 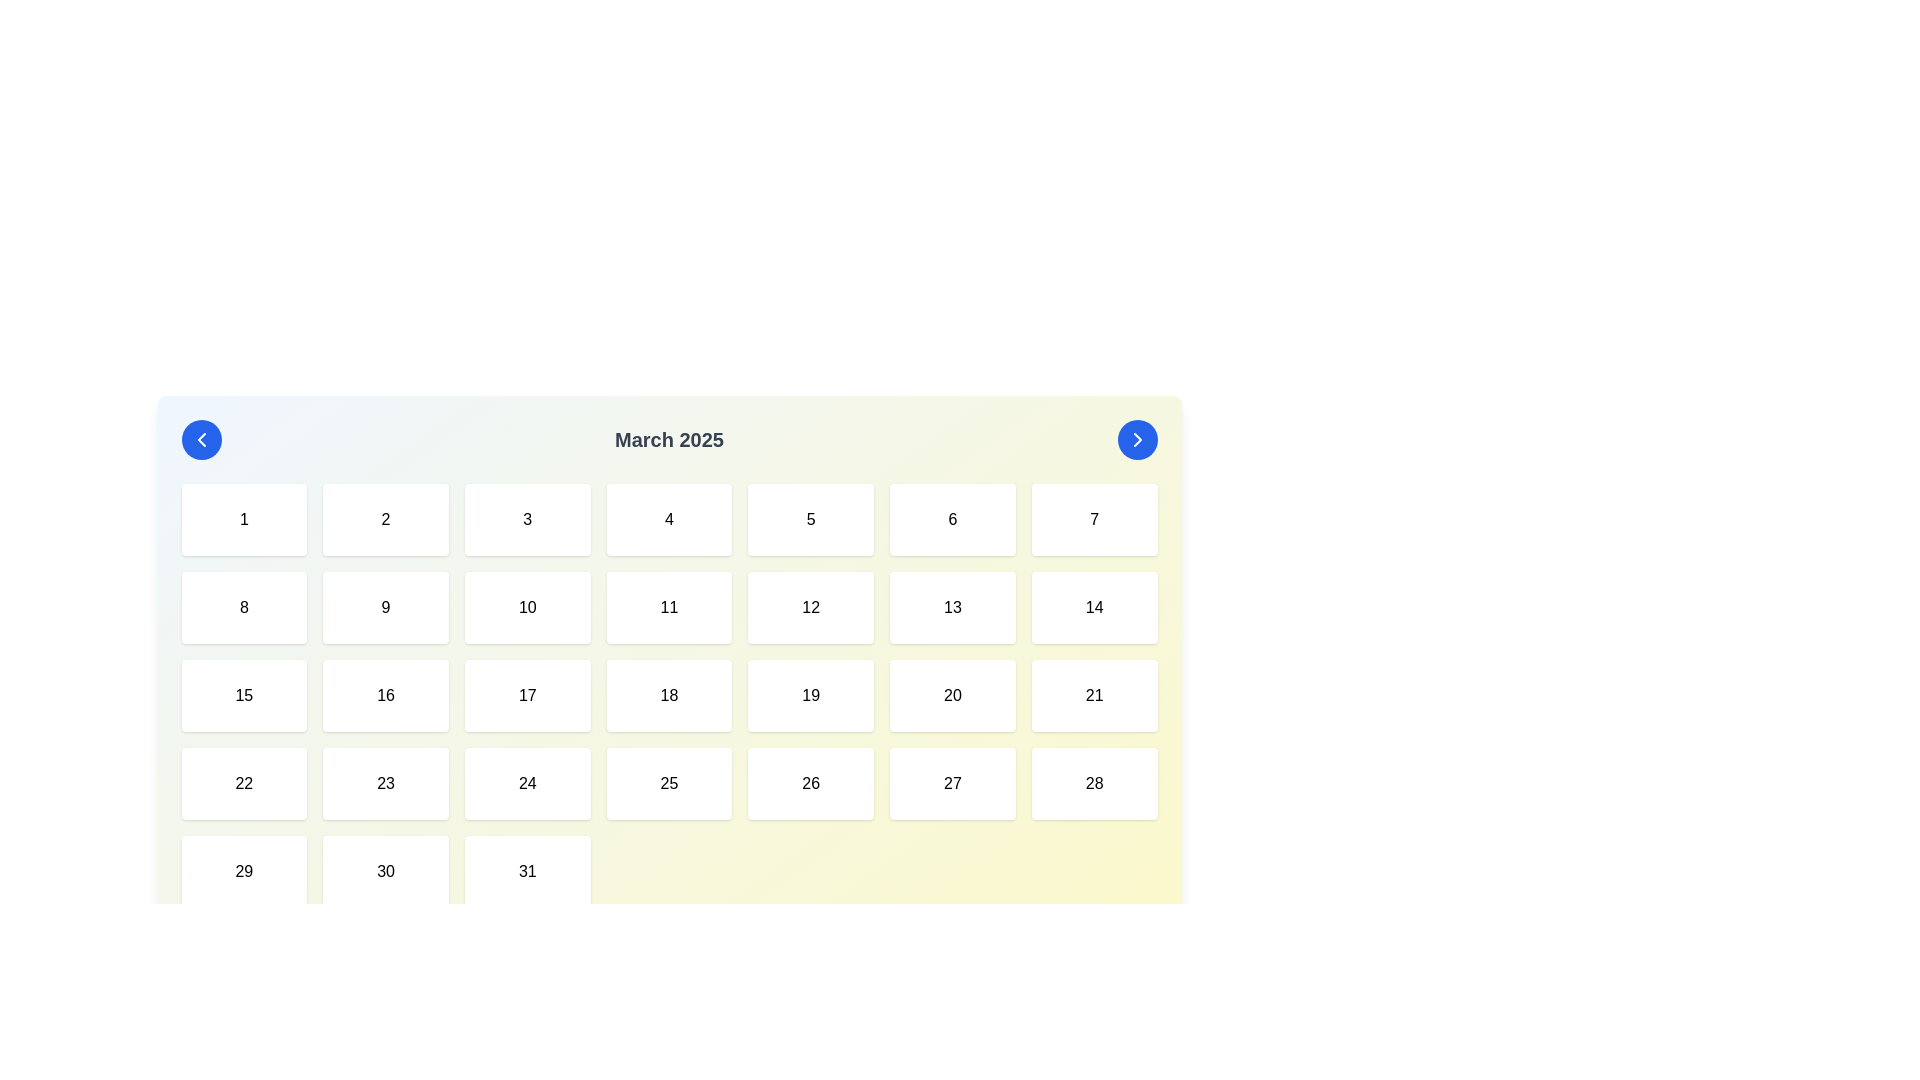 I want to click on the calendar grid cell representing the 9th day, so click(x=386, y=607).